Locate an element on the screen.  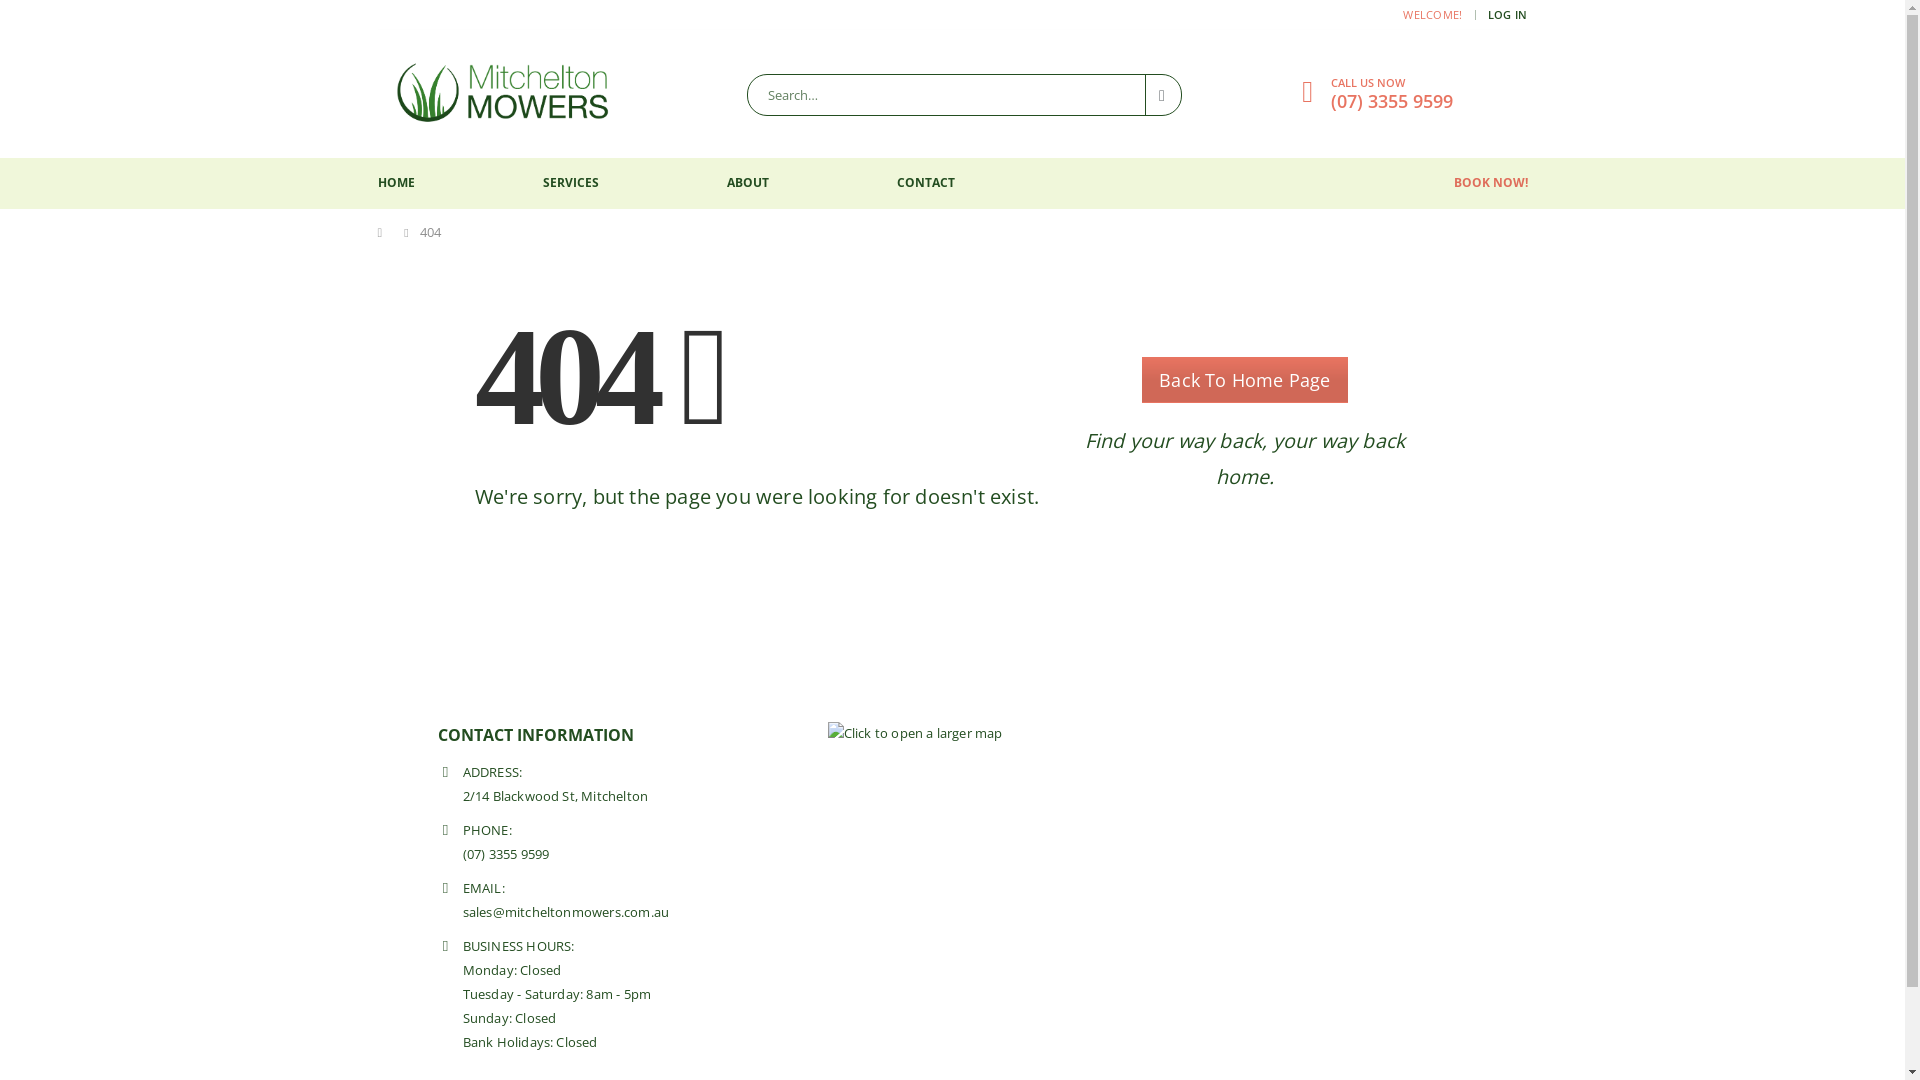
'Search' is located at coordinates (1163, 95).